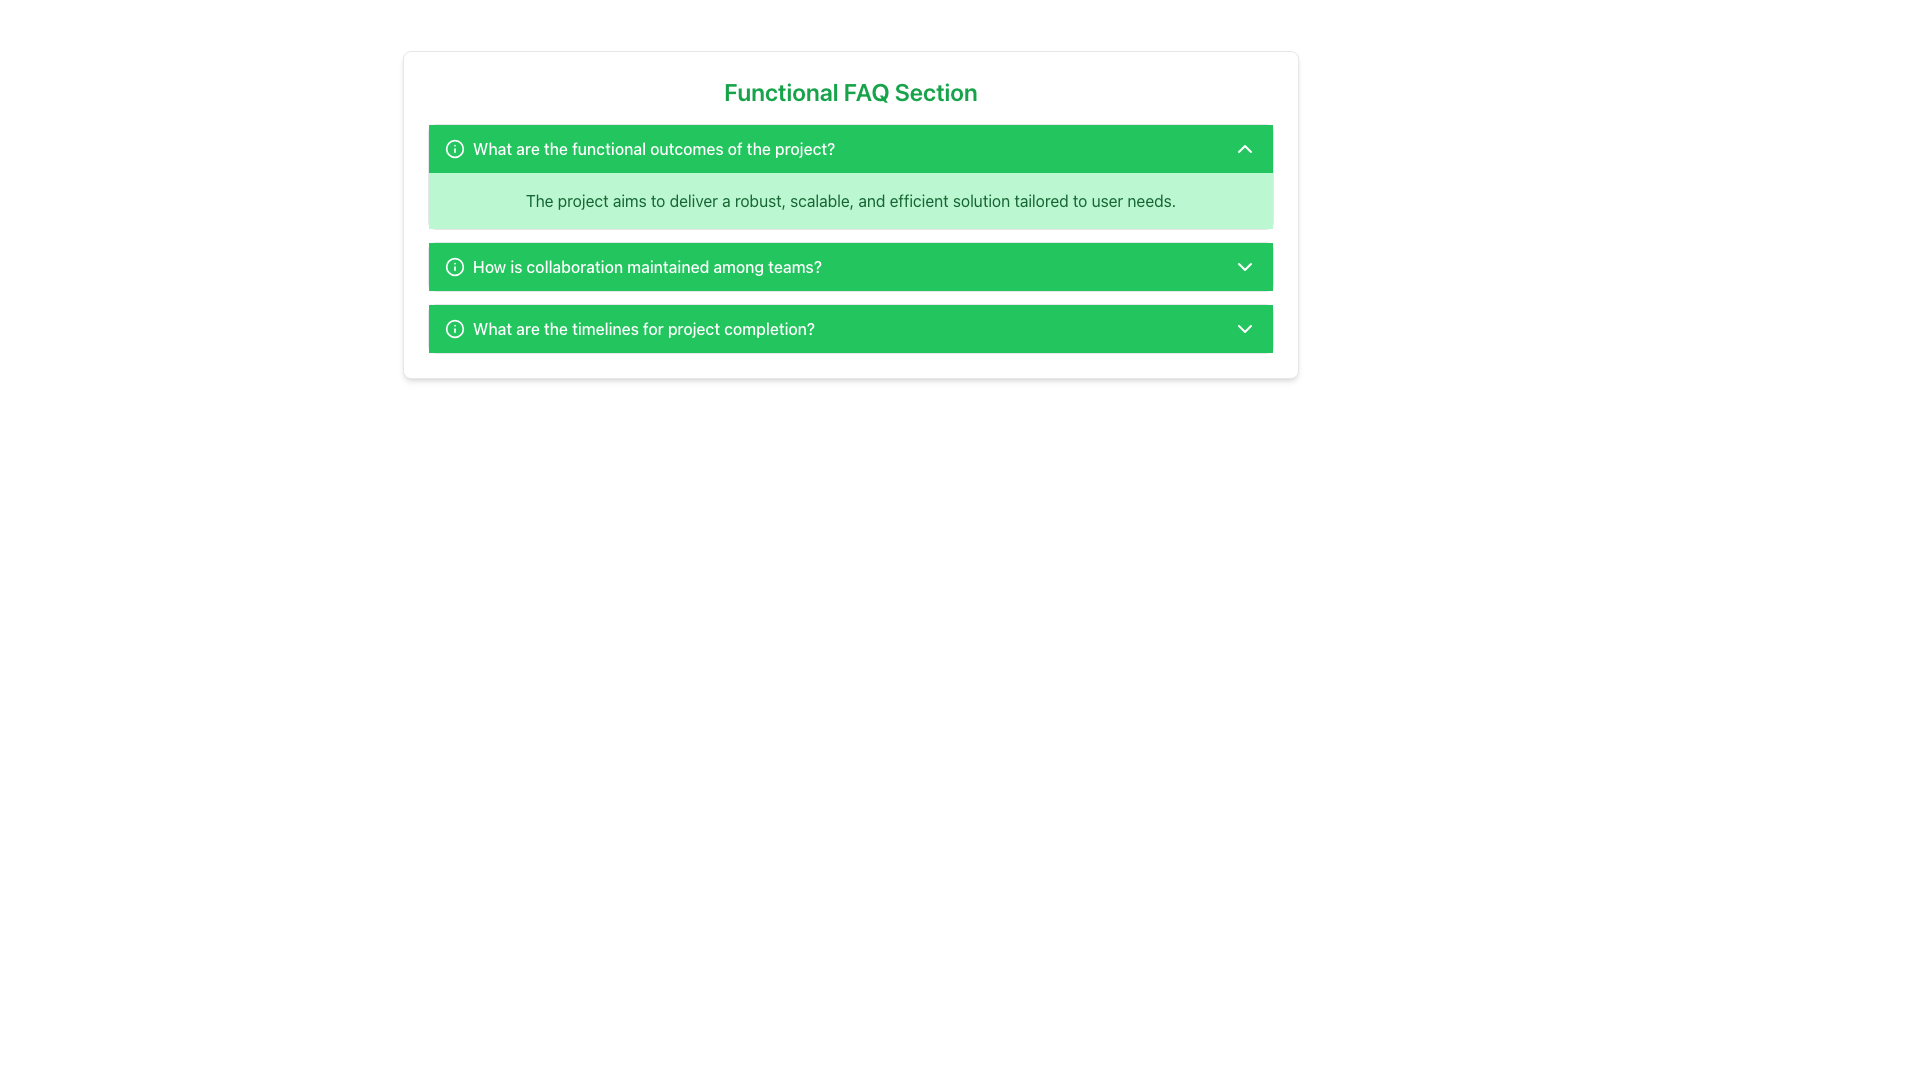 The width and height of the screenshot is (1920, 1080). I want to click on the toggle button labeled 'What are the timelines for project completion?' located, so click(850, 327).